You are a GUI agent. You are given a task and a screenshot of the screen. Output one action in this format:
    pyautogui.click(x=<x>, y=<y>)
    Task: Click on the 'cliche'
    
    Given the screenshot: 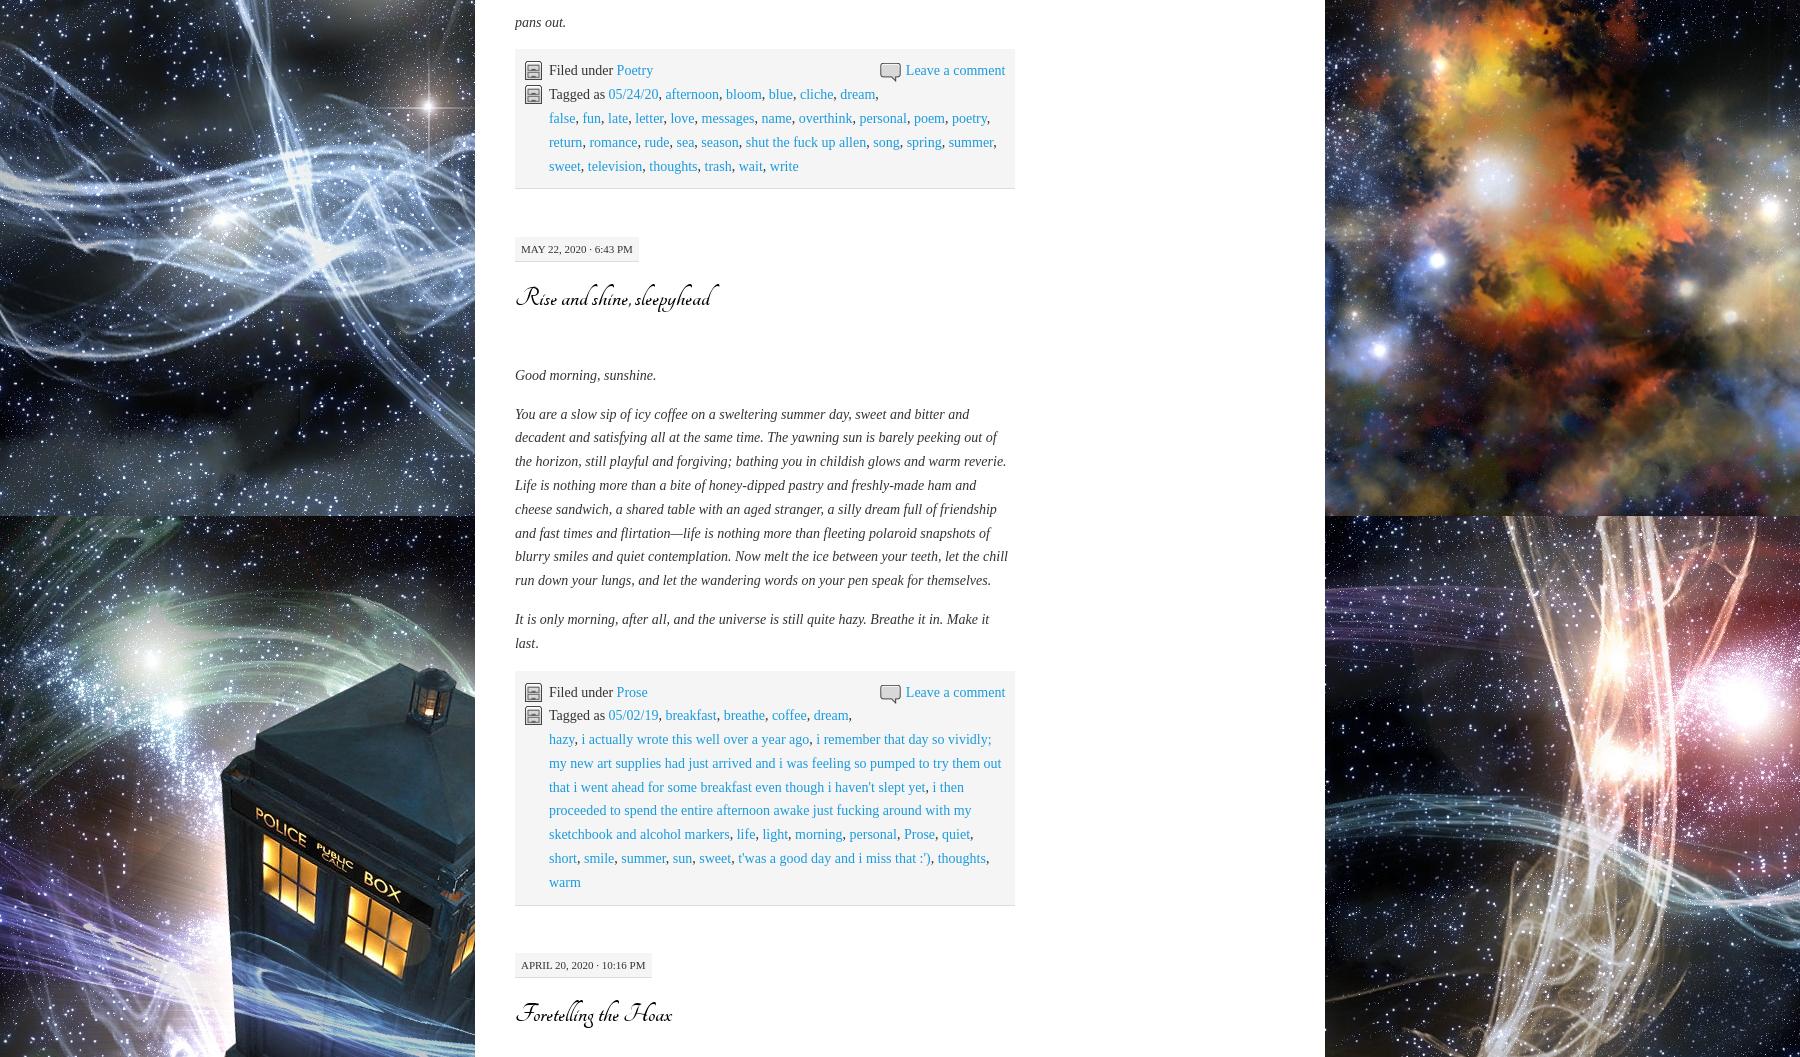 What is the action you would take?
    pyautogui.click(x=799, y=903)
    